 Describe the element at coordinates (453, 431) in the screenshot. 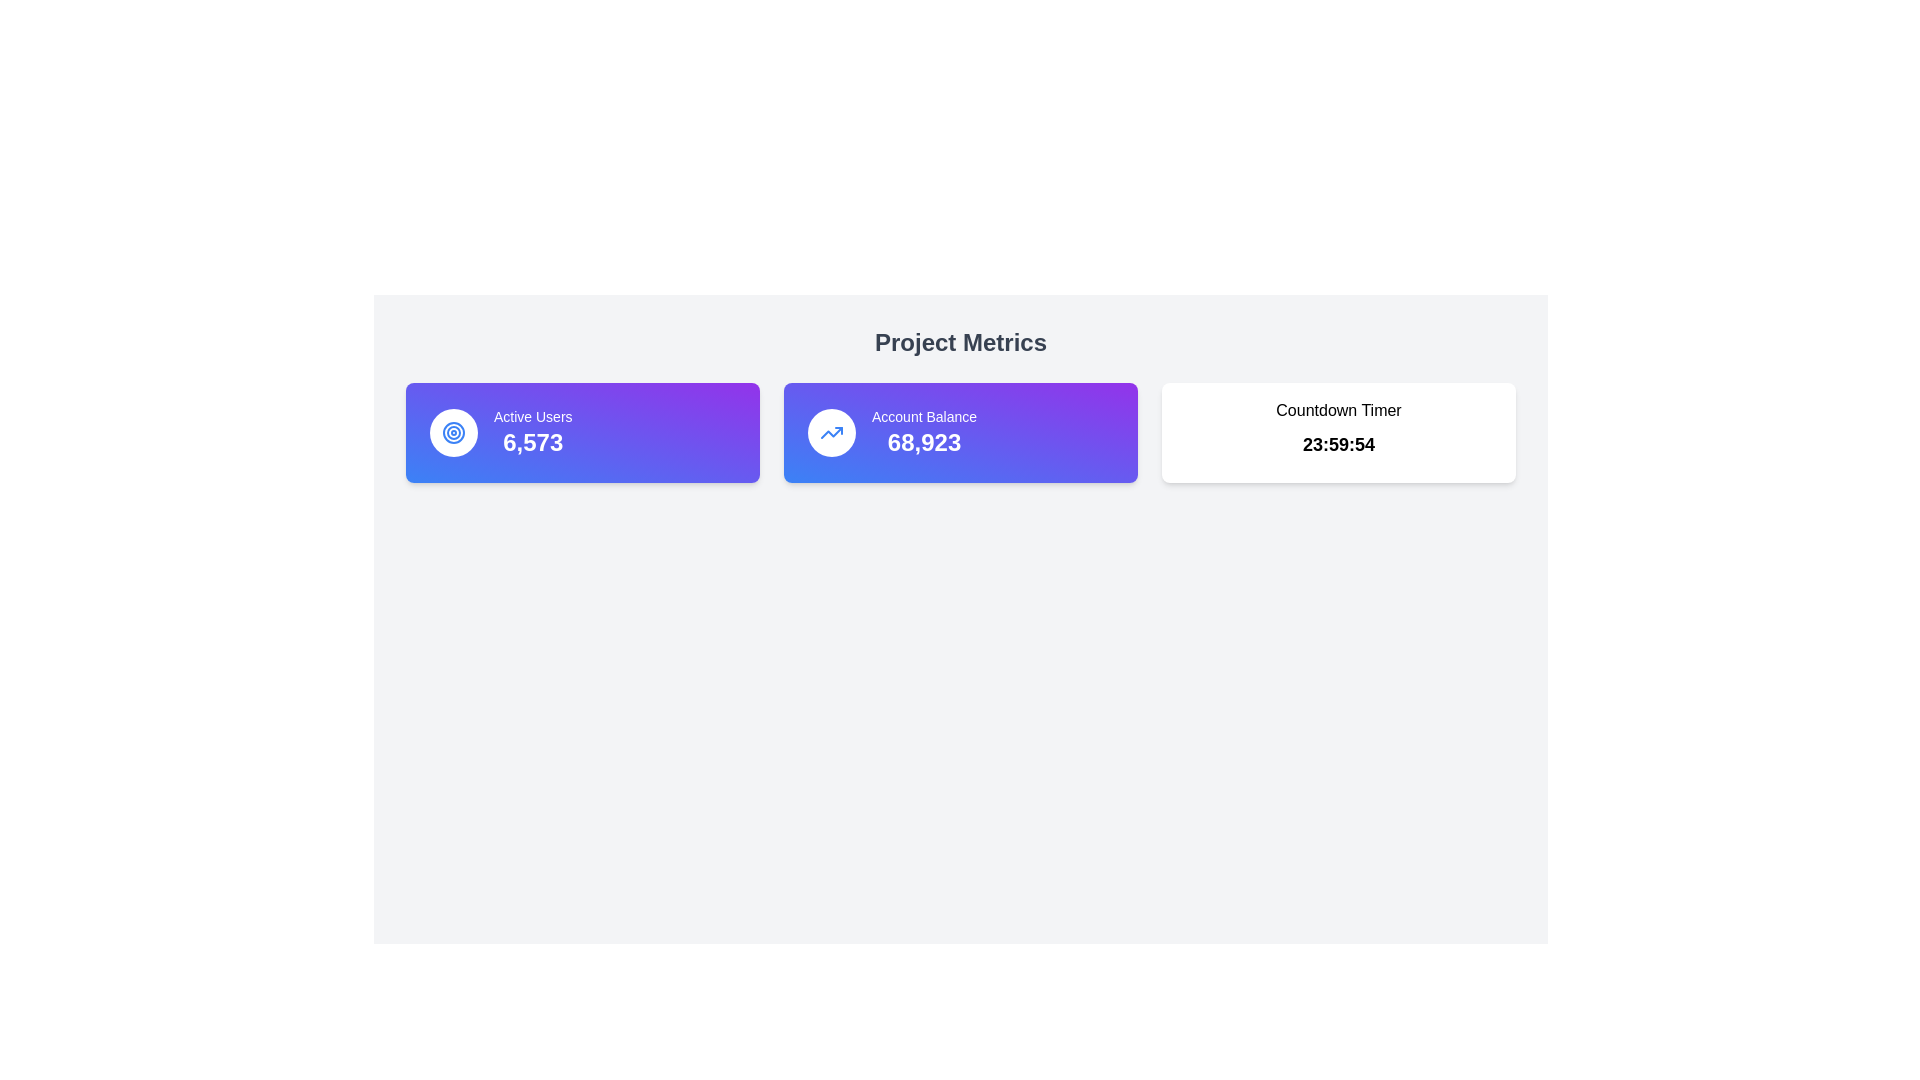

I see `the decorative icon representing 'Active Users' located in the top left corner of the card displaying 'Active Users' and '6,573'` at that location.